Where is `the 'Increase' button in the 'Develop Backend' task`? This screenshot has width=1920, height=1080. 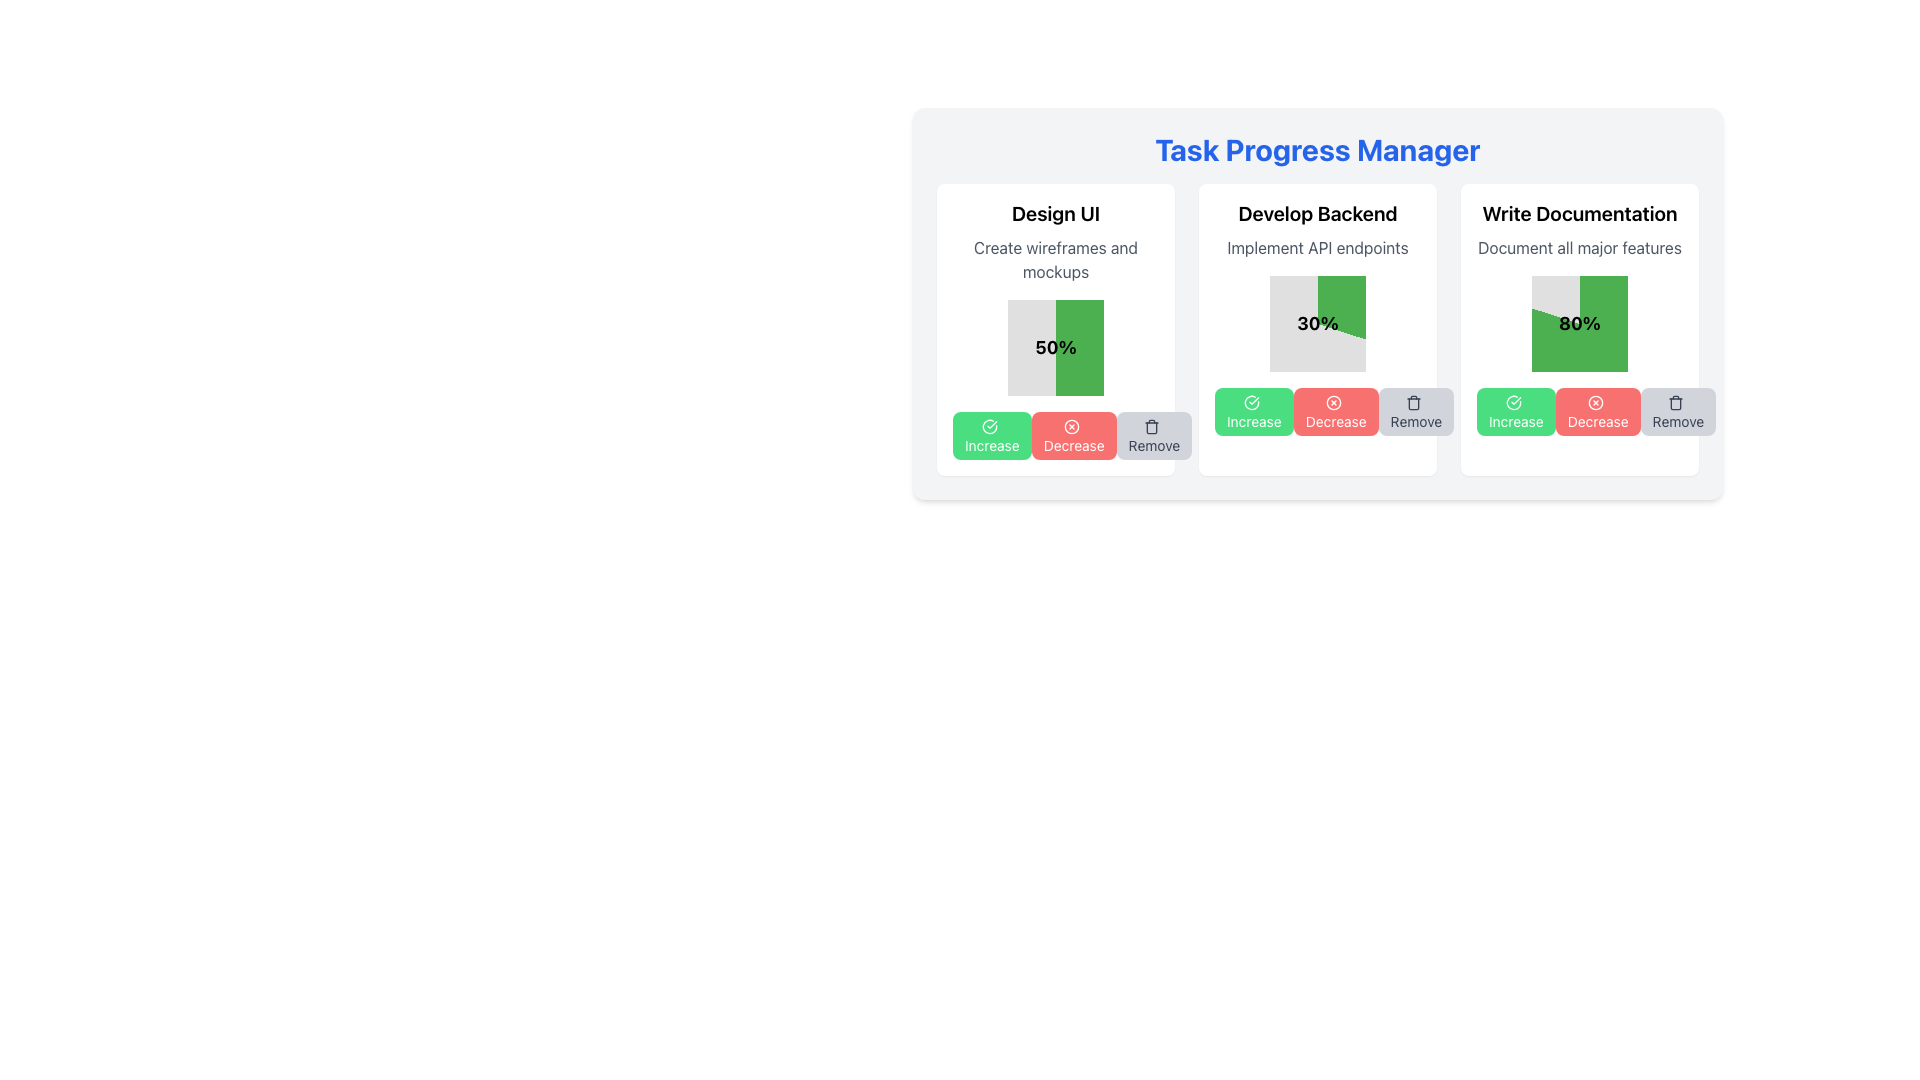
the 'Increase' button in the 'Develop Backend' task is located at coordinates (1253, 411).